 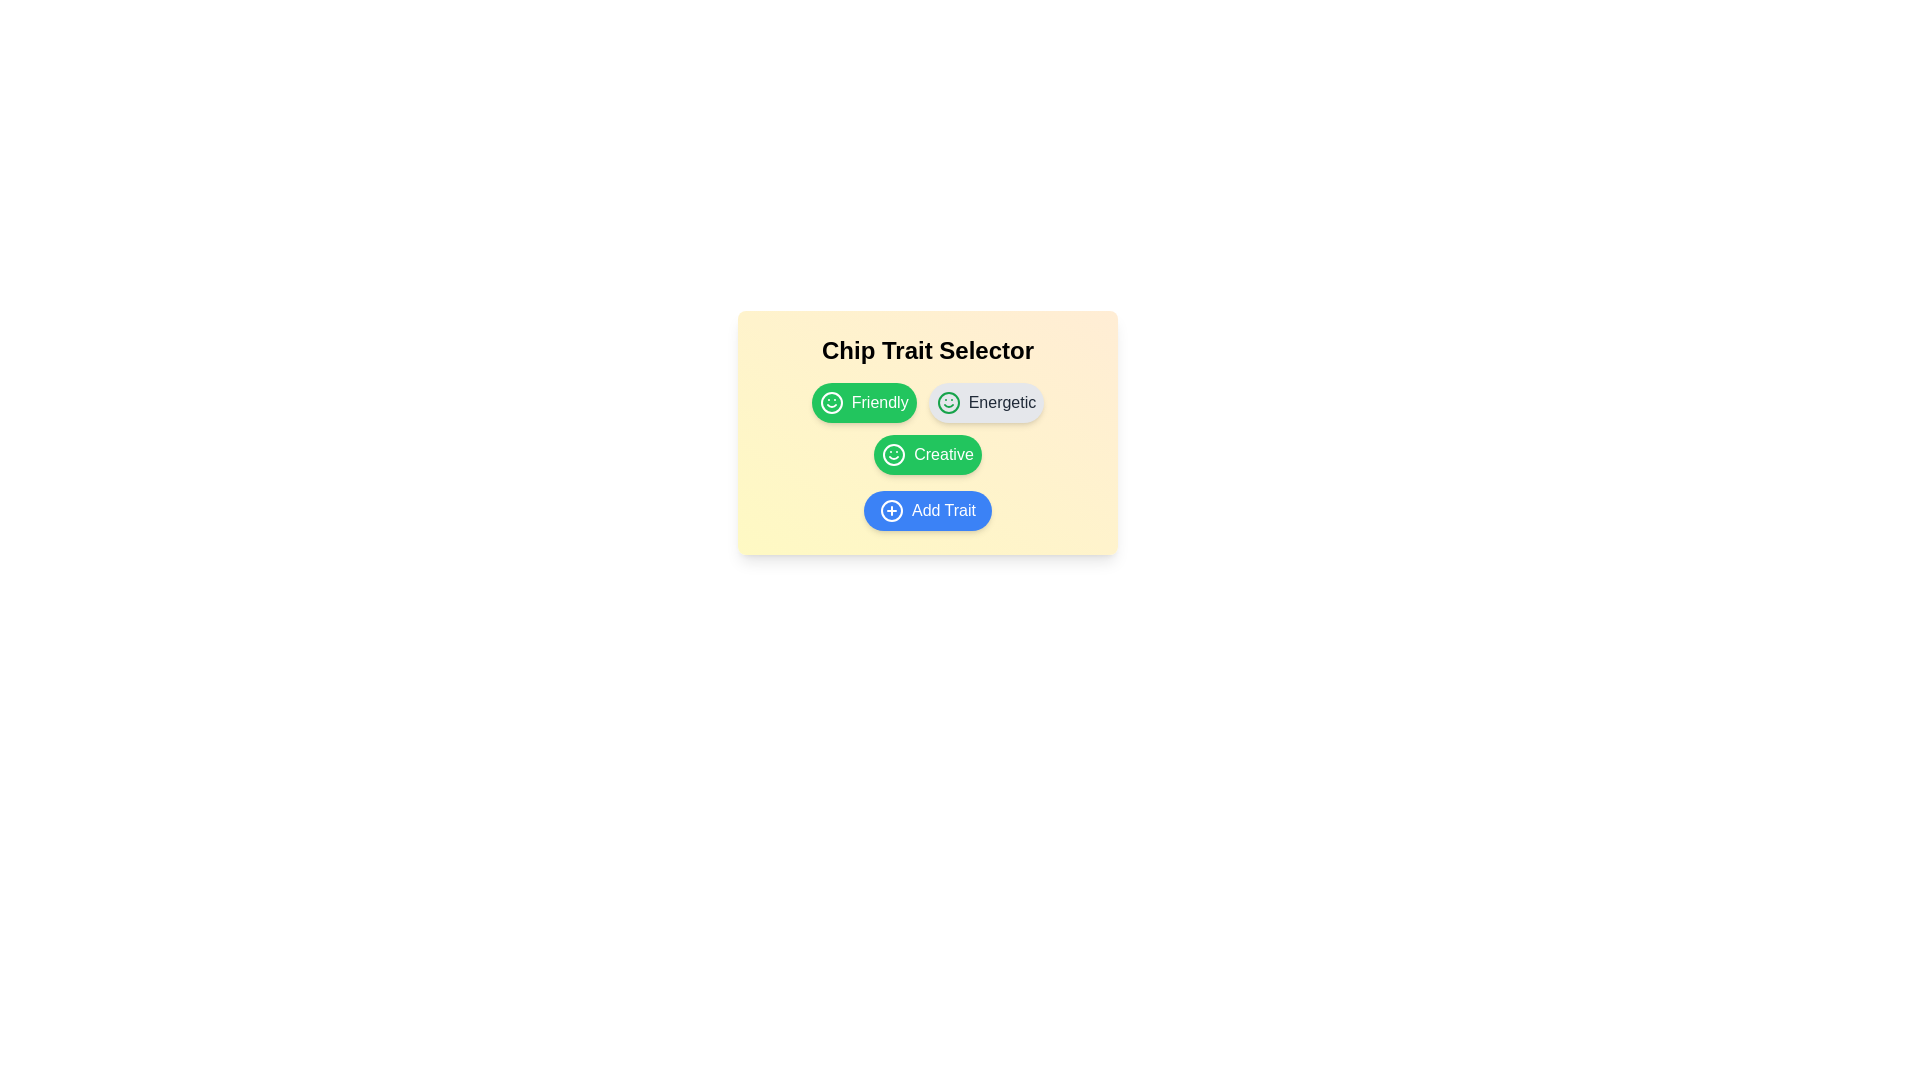 What do you see at coordinates (926, 455) in the screenshot?
I see `the chip labeled Creative to observe its hover effect` at bounding box center [926, 455].